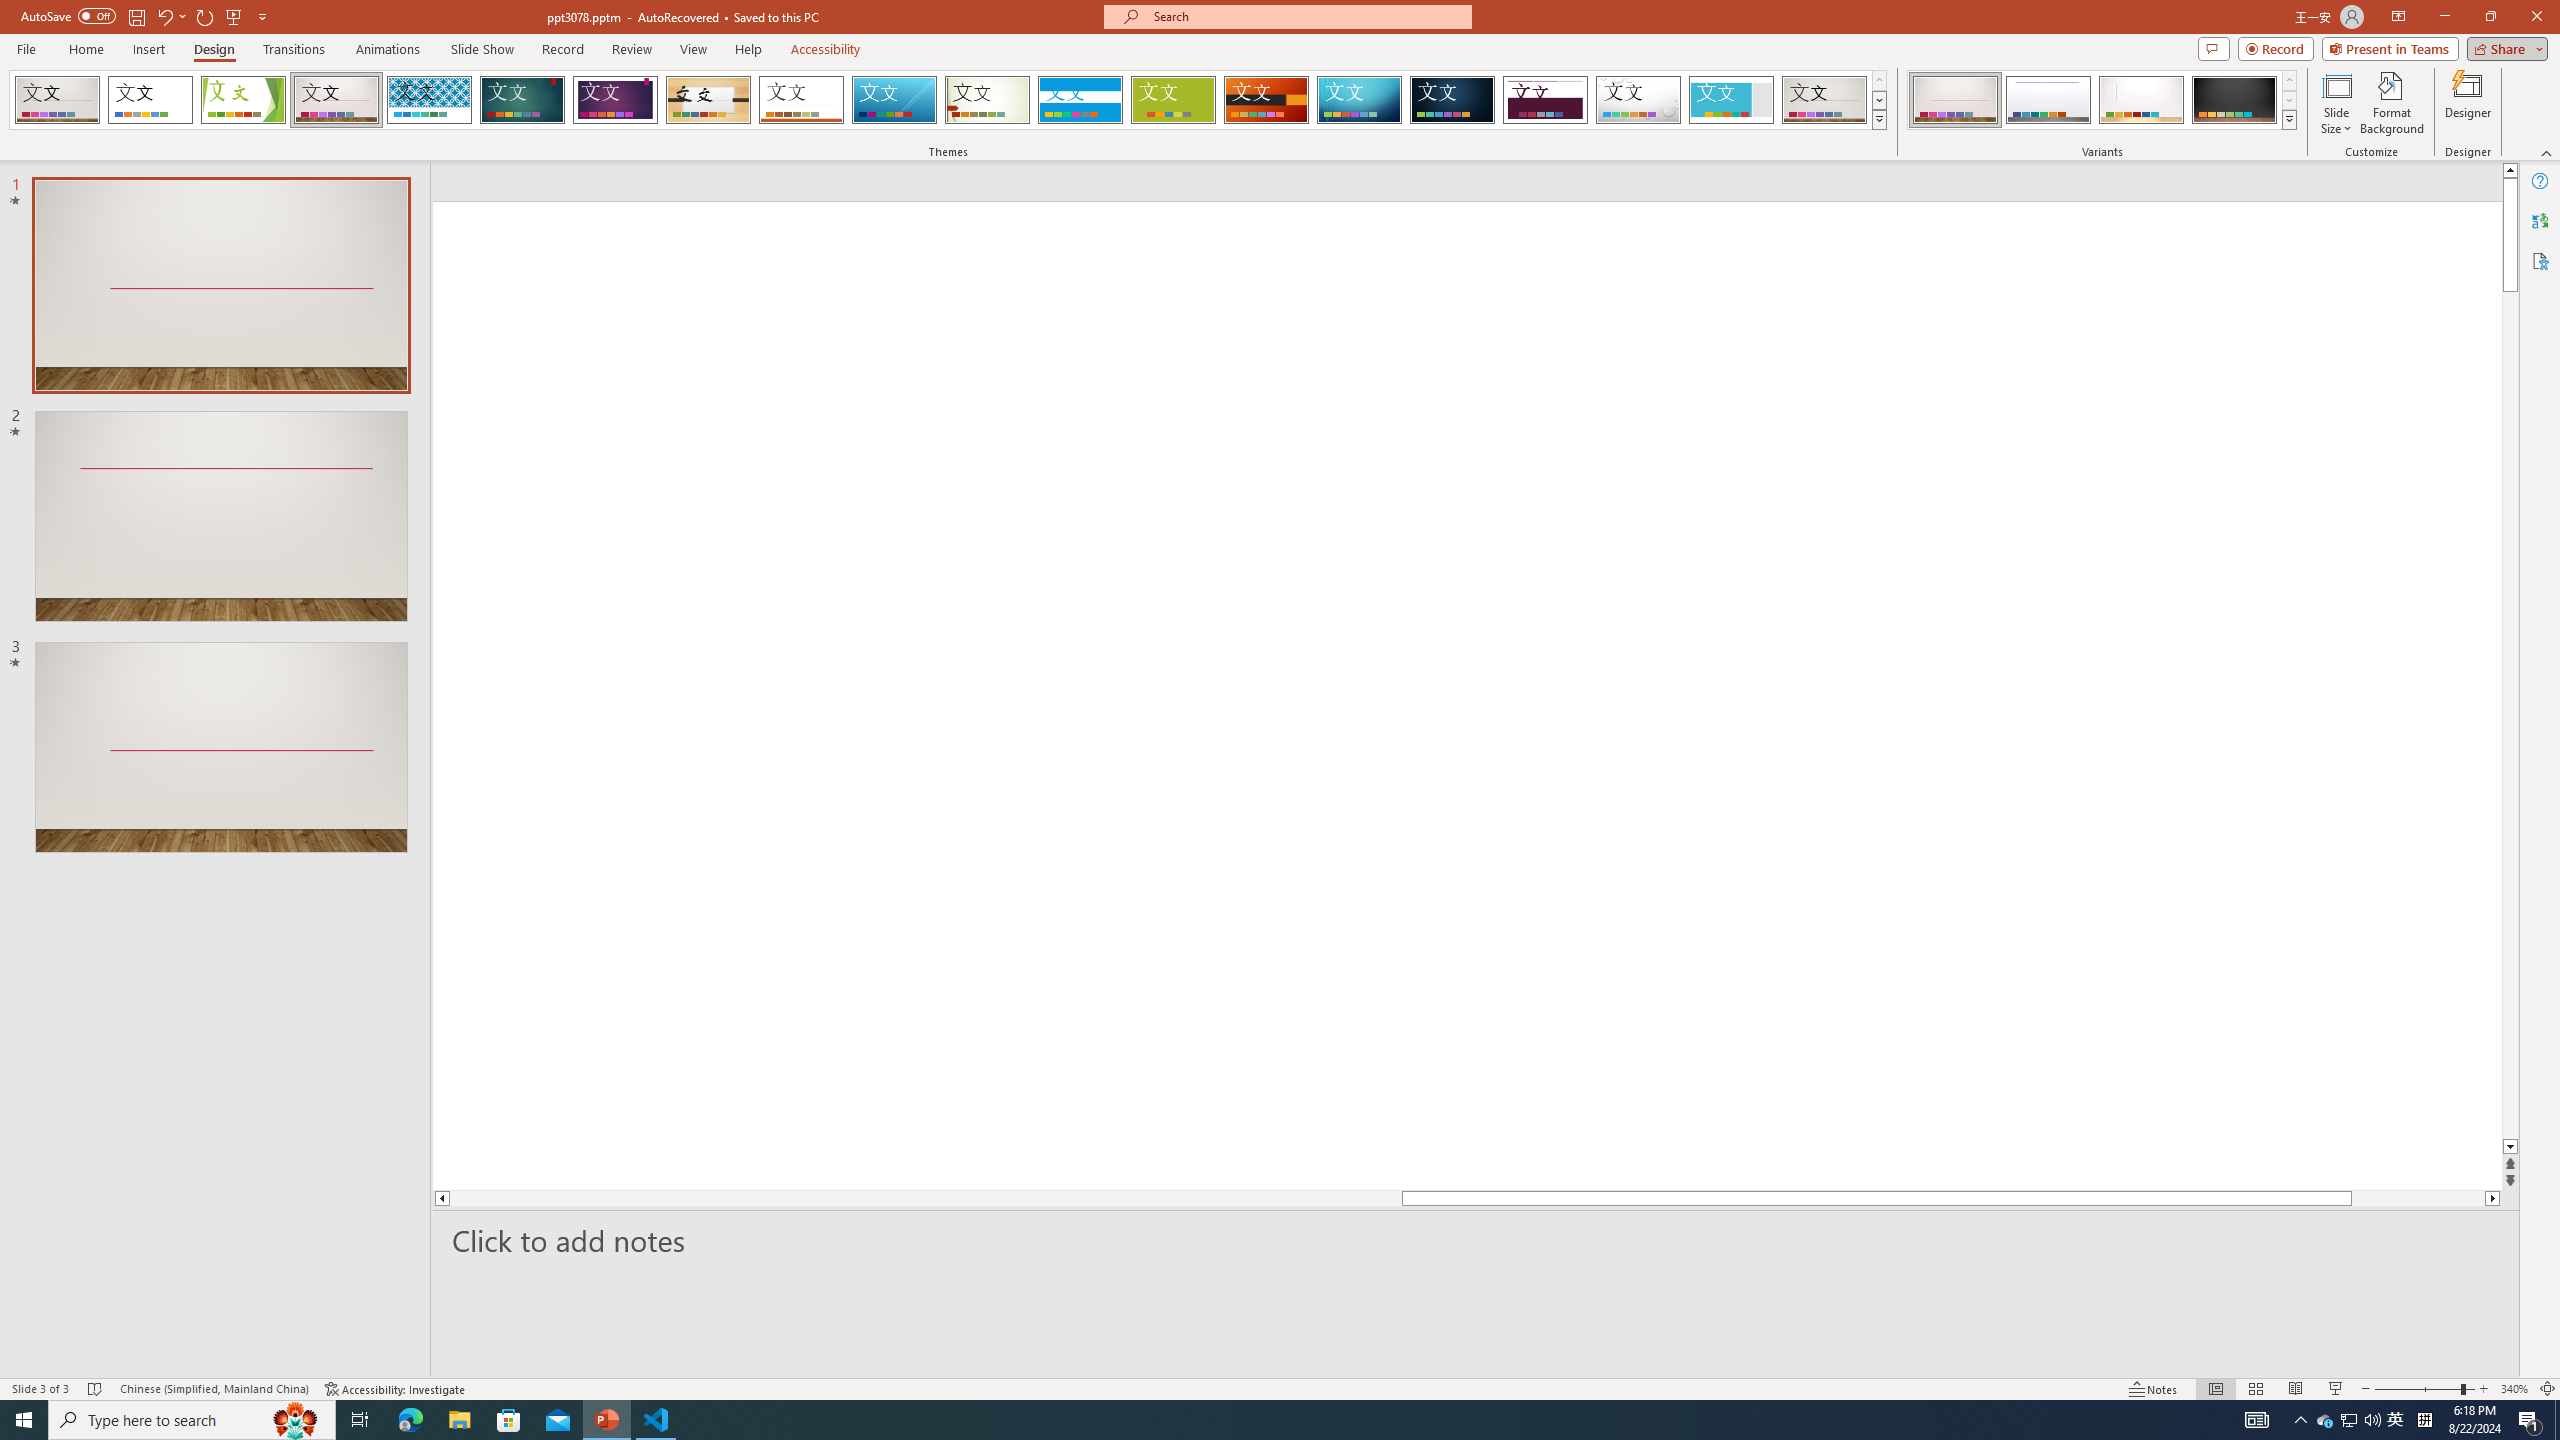  What do you see at coordinates (709, 99) in the screenshot?
I see `'Organic'` at bounding box center [709, 99].